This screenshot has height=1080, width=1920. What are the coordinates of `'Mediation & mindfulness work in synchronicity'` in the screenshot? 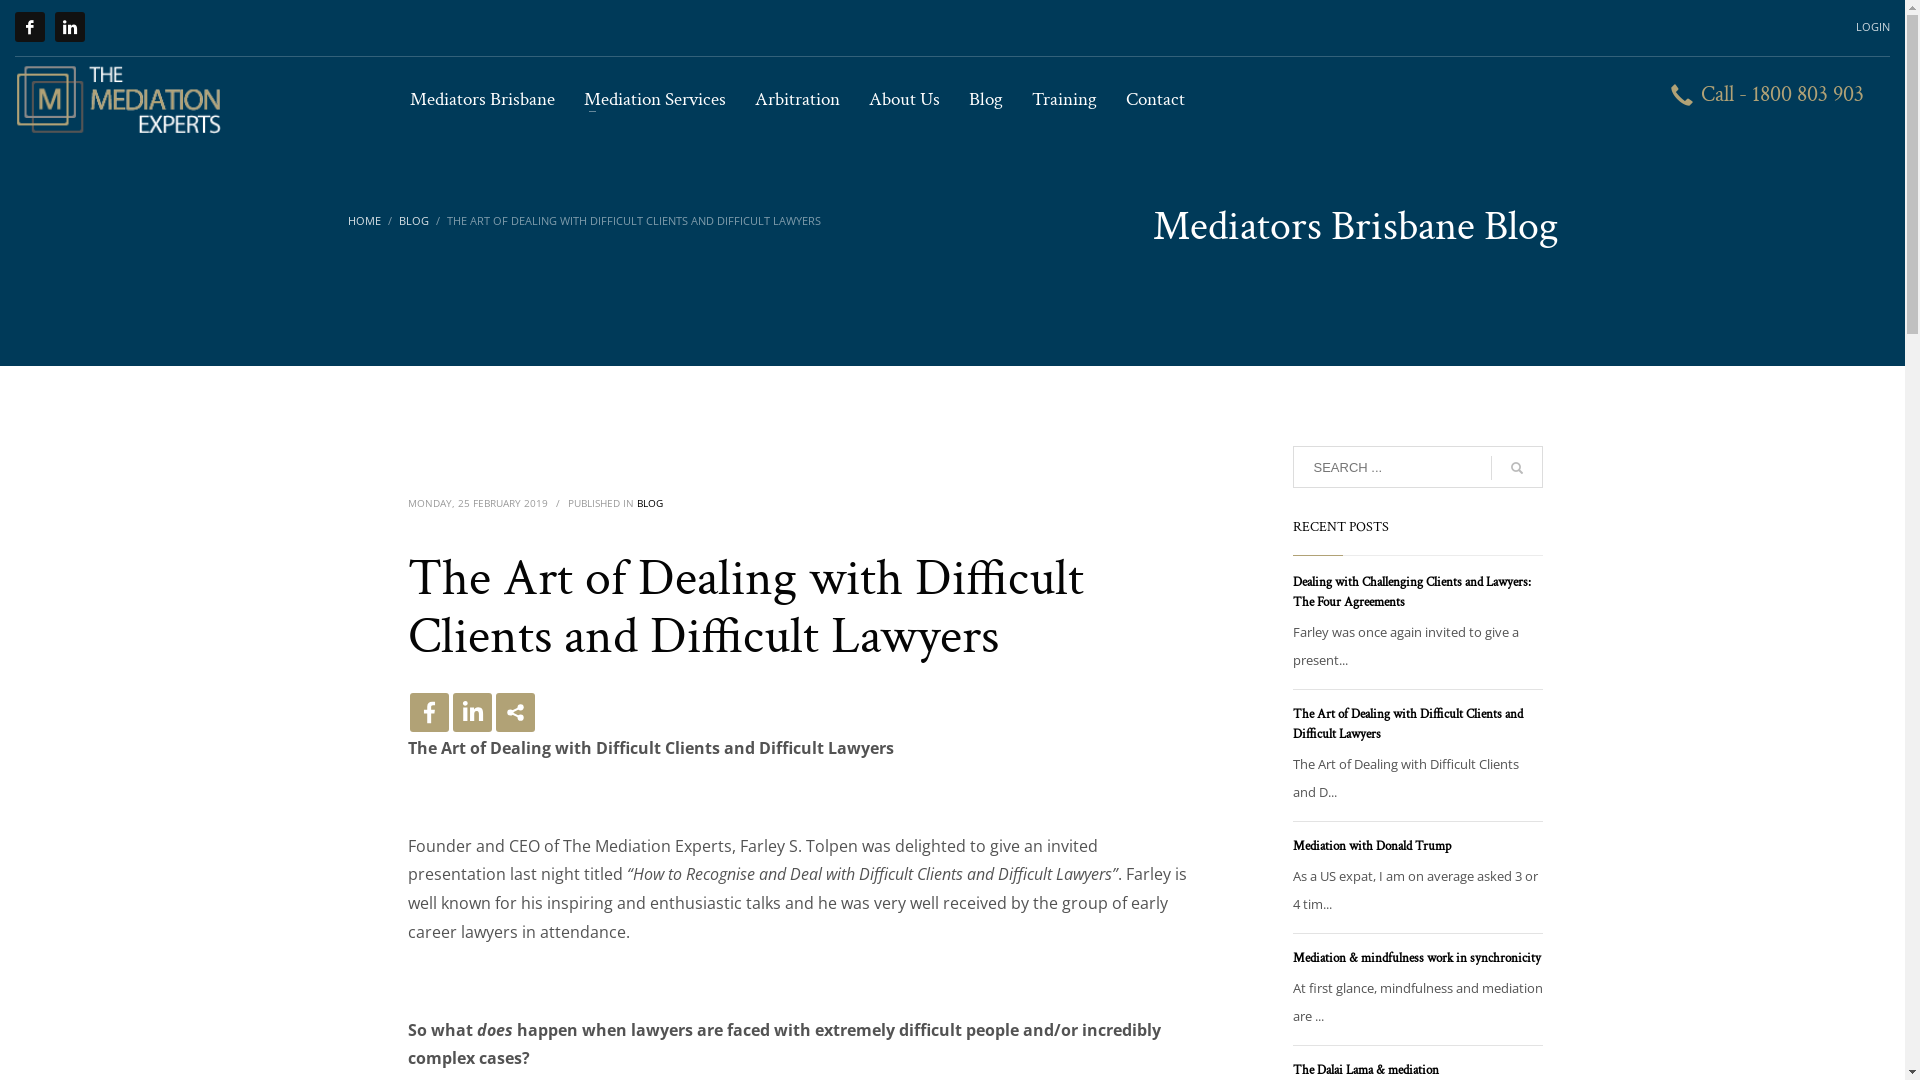 It's located at (1415, 957).